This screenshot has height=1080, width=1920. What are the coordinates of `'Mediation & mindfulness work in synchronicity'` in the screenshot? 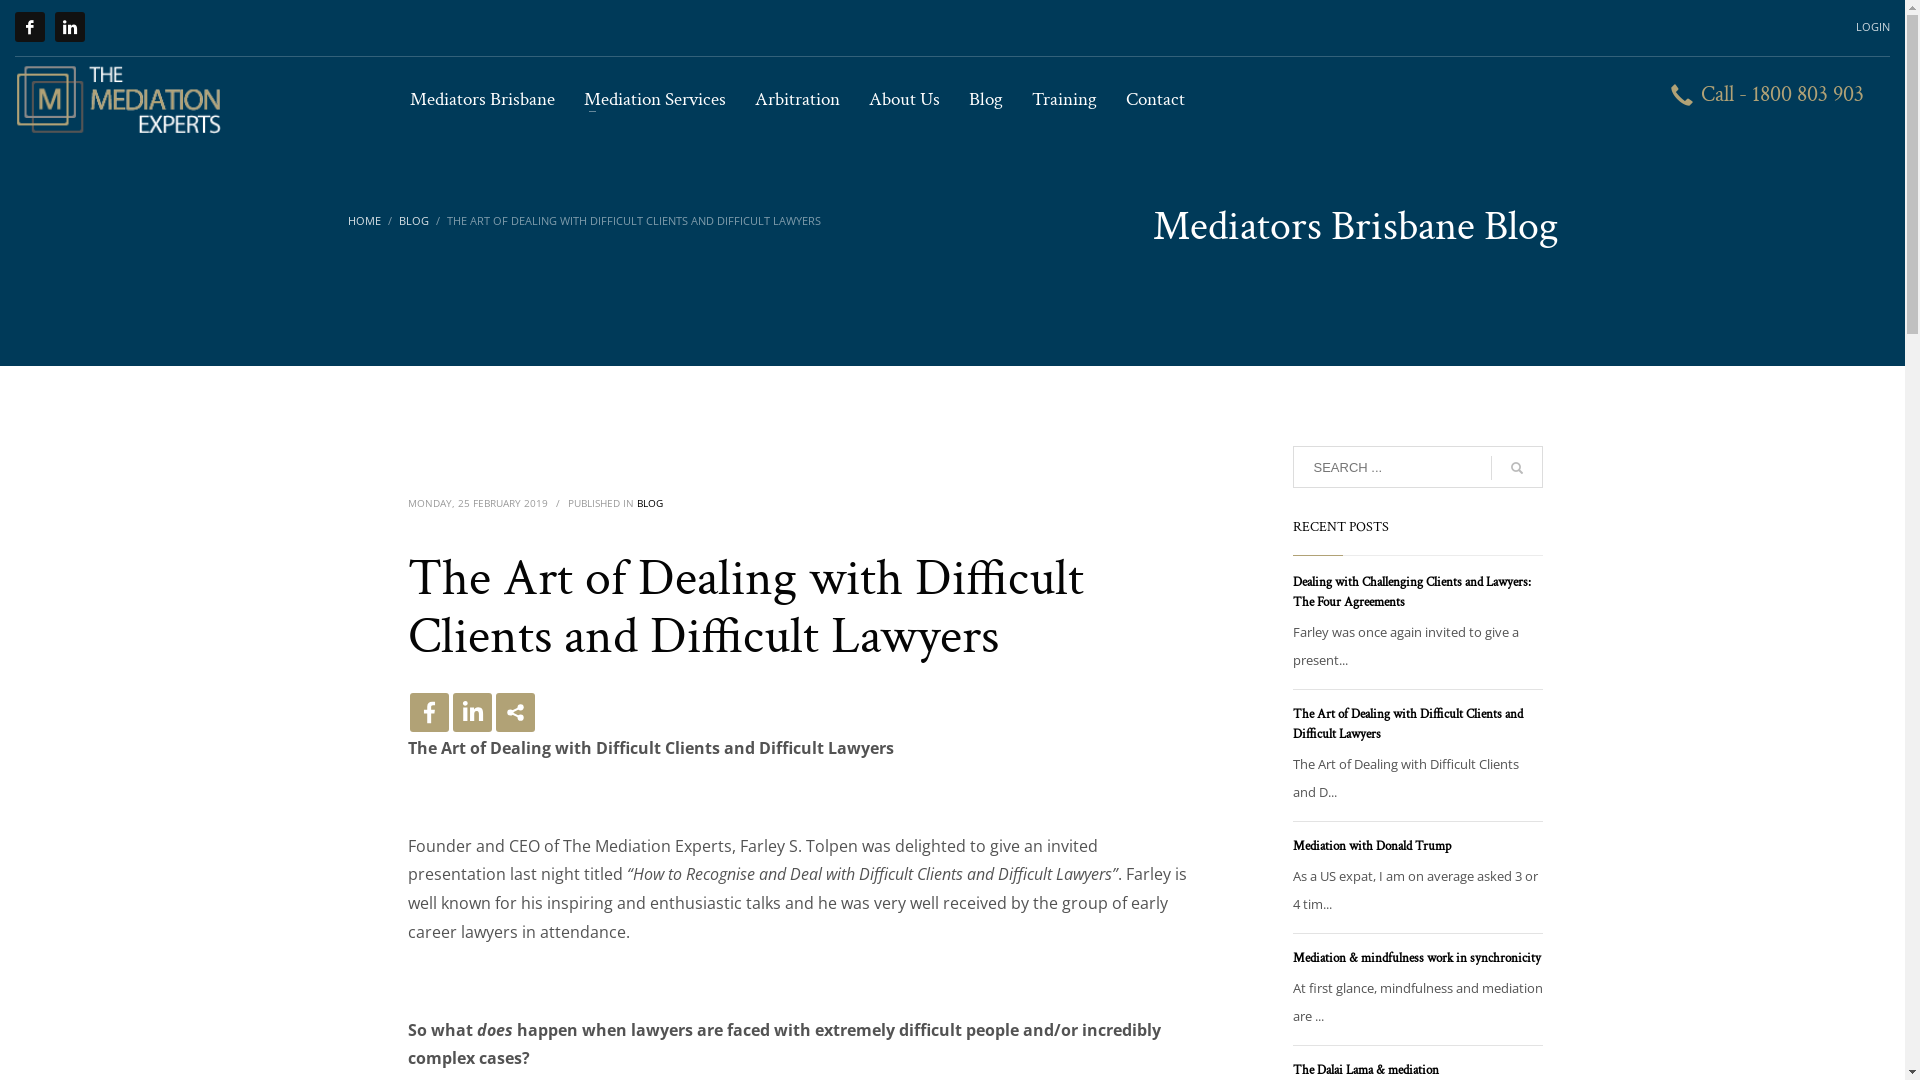 It's located at (1415, 957).